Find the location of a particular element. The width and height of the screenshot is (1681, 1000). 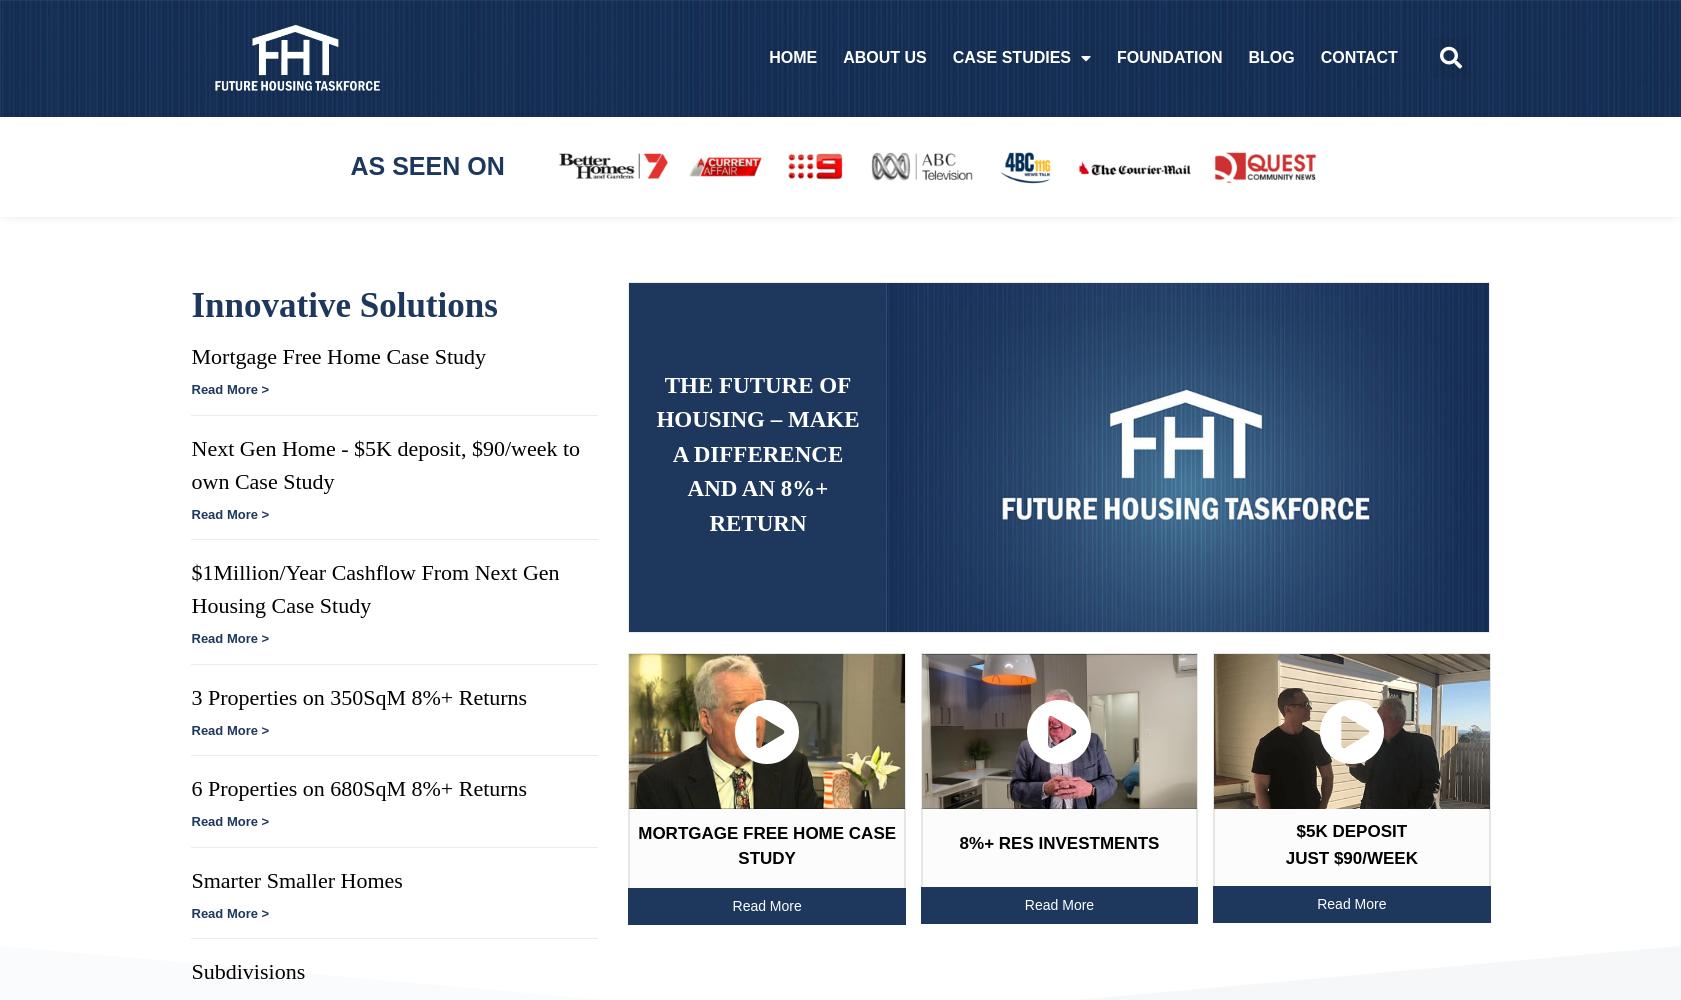

'$5K deposit' is located at coordinates (1351, 829).